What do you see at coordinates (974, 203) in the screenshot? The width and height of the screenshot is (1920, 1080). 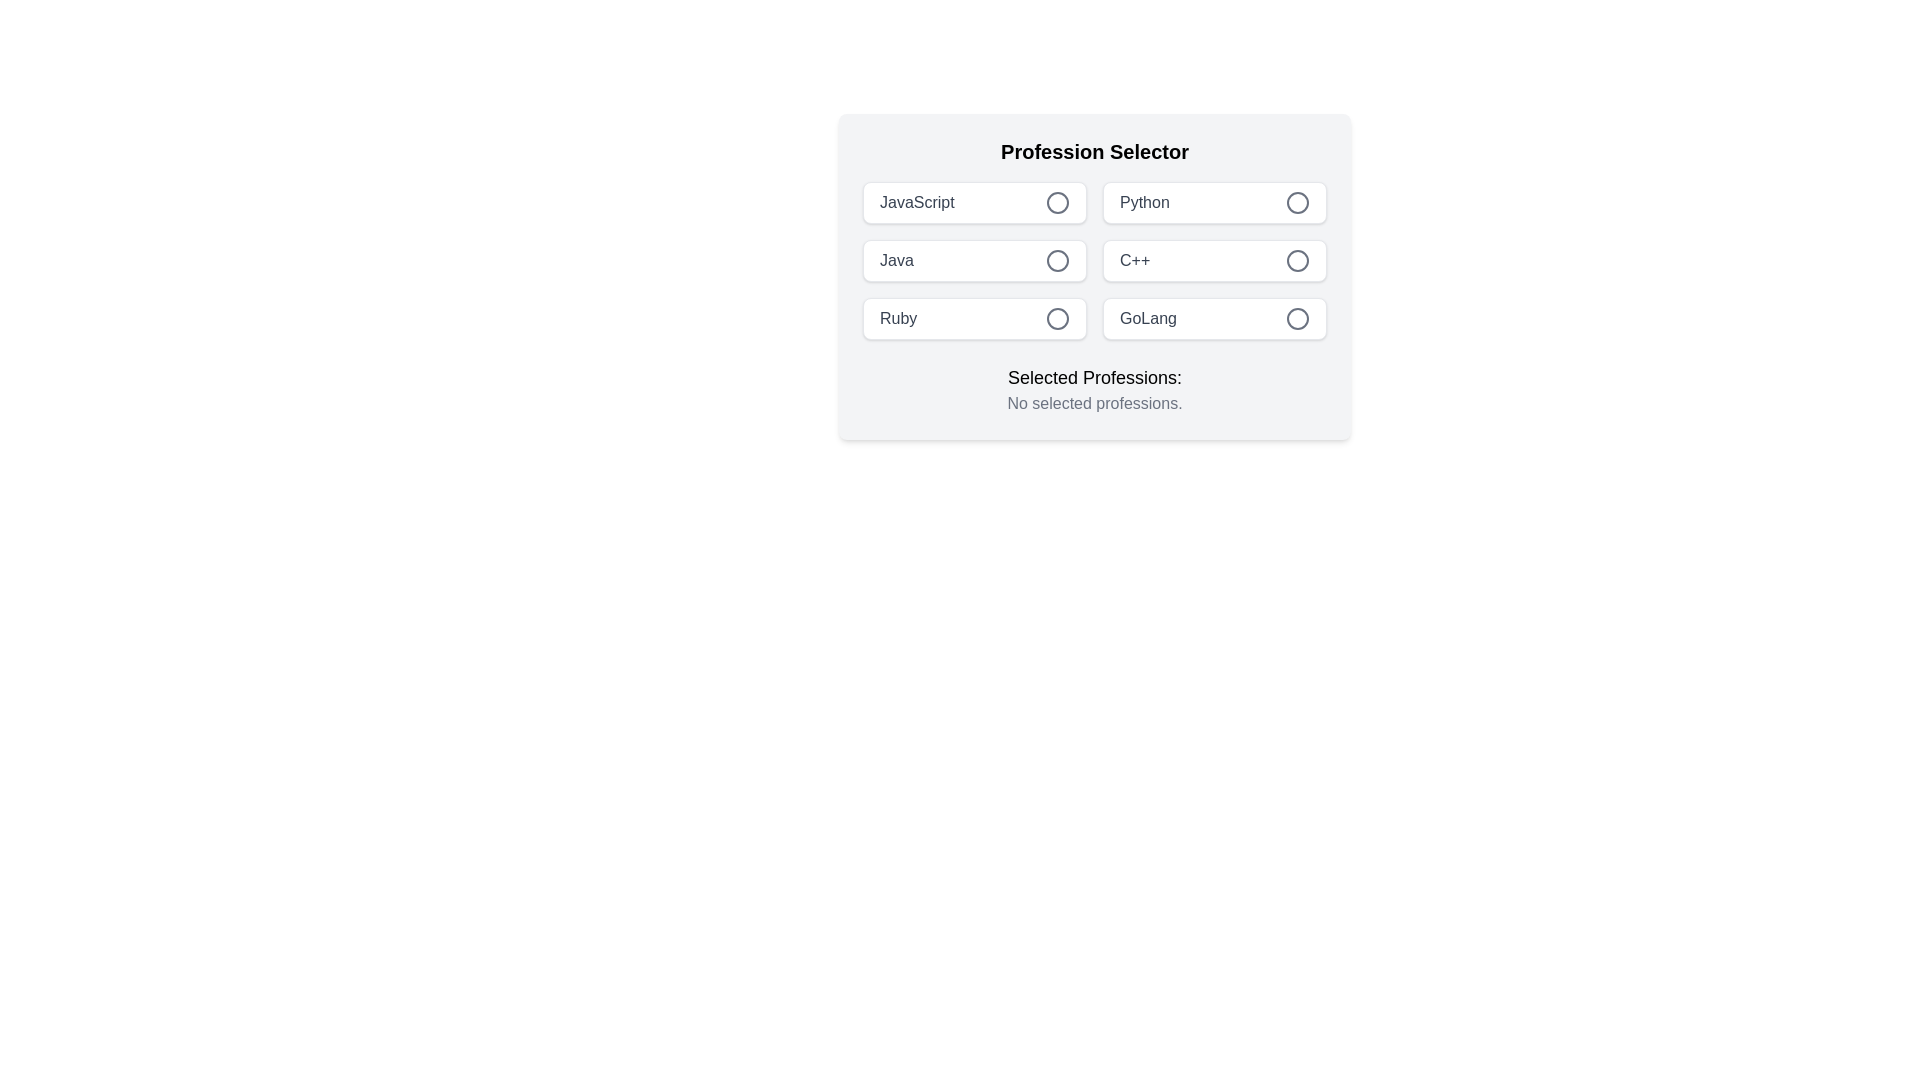 I see `the selectable option labeled 'JavaScript', which is a rectangular button with rounded corners and a white background, located in the upper-left corner of the grid layout` at bounding box center [974, 203].